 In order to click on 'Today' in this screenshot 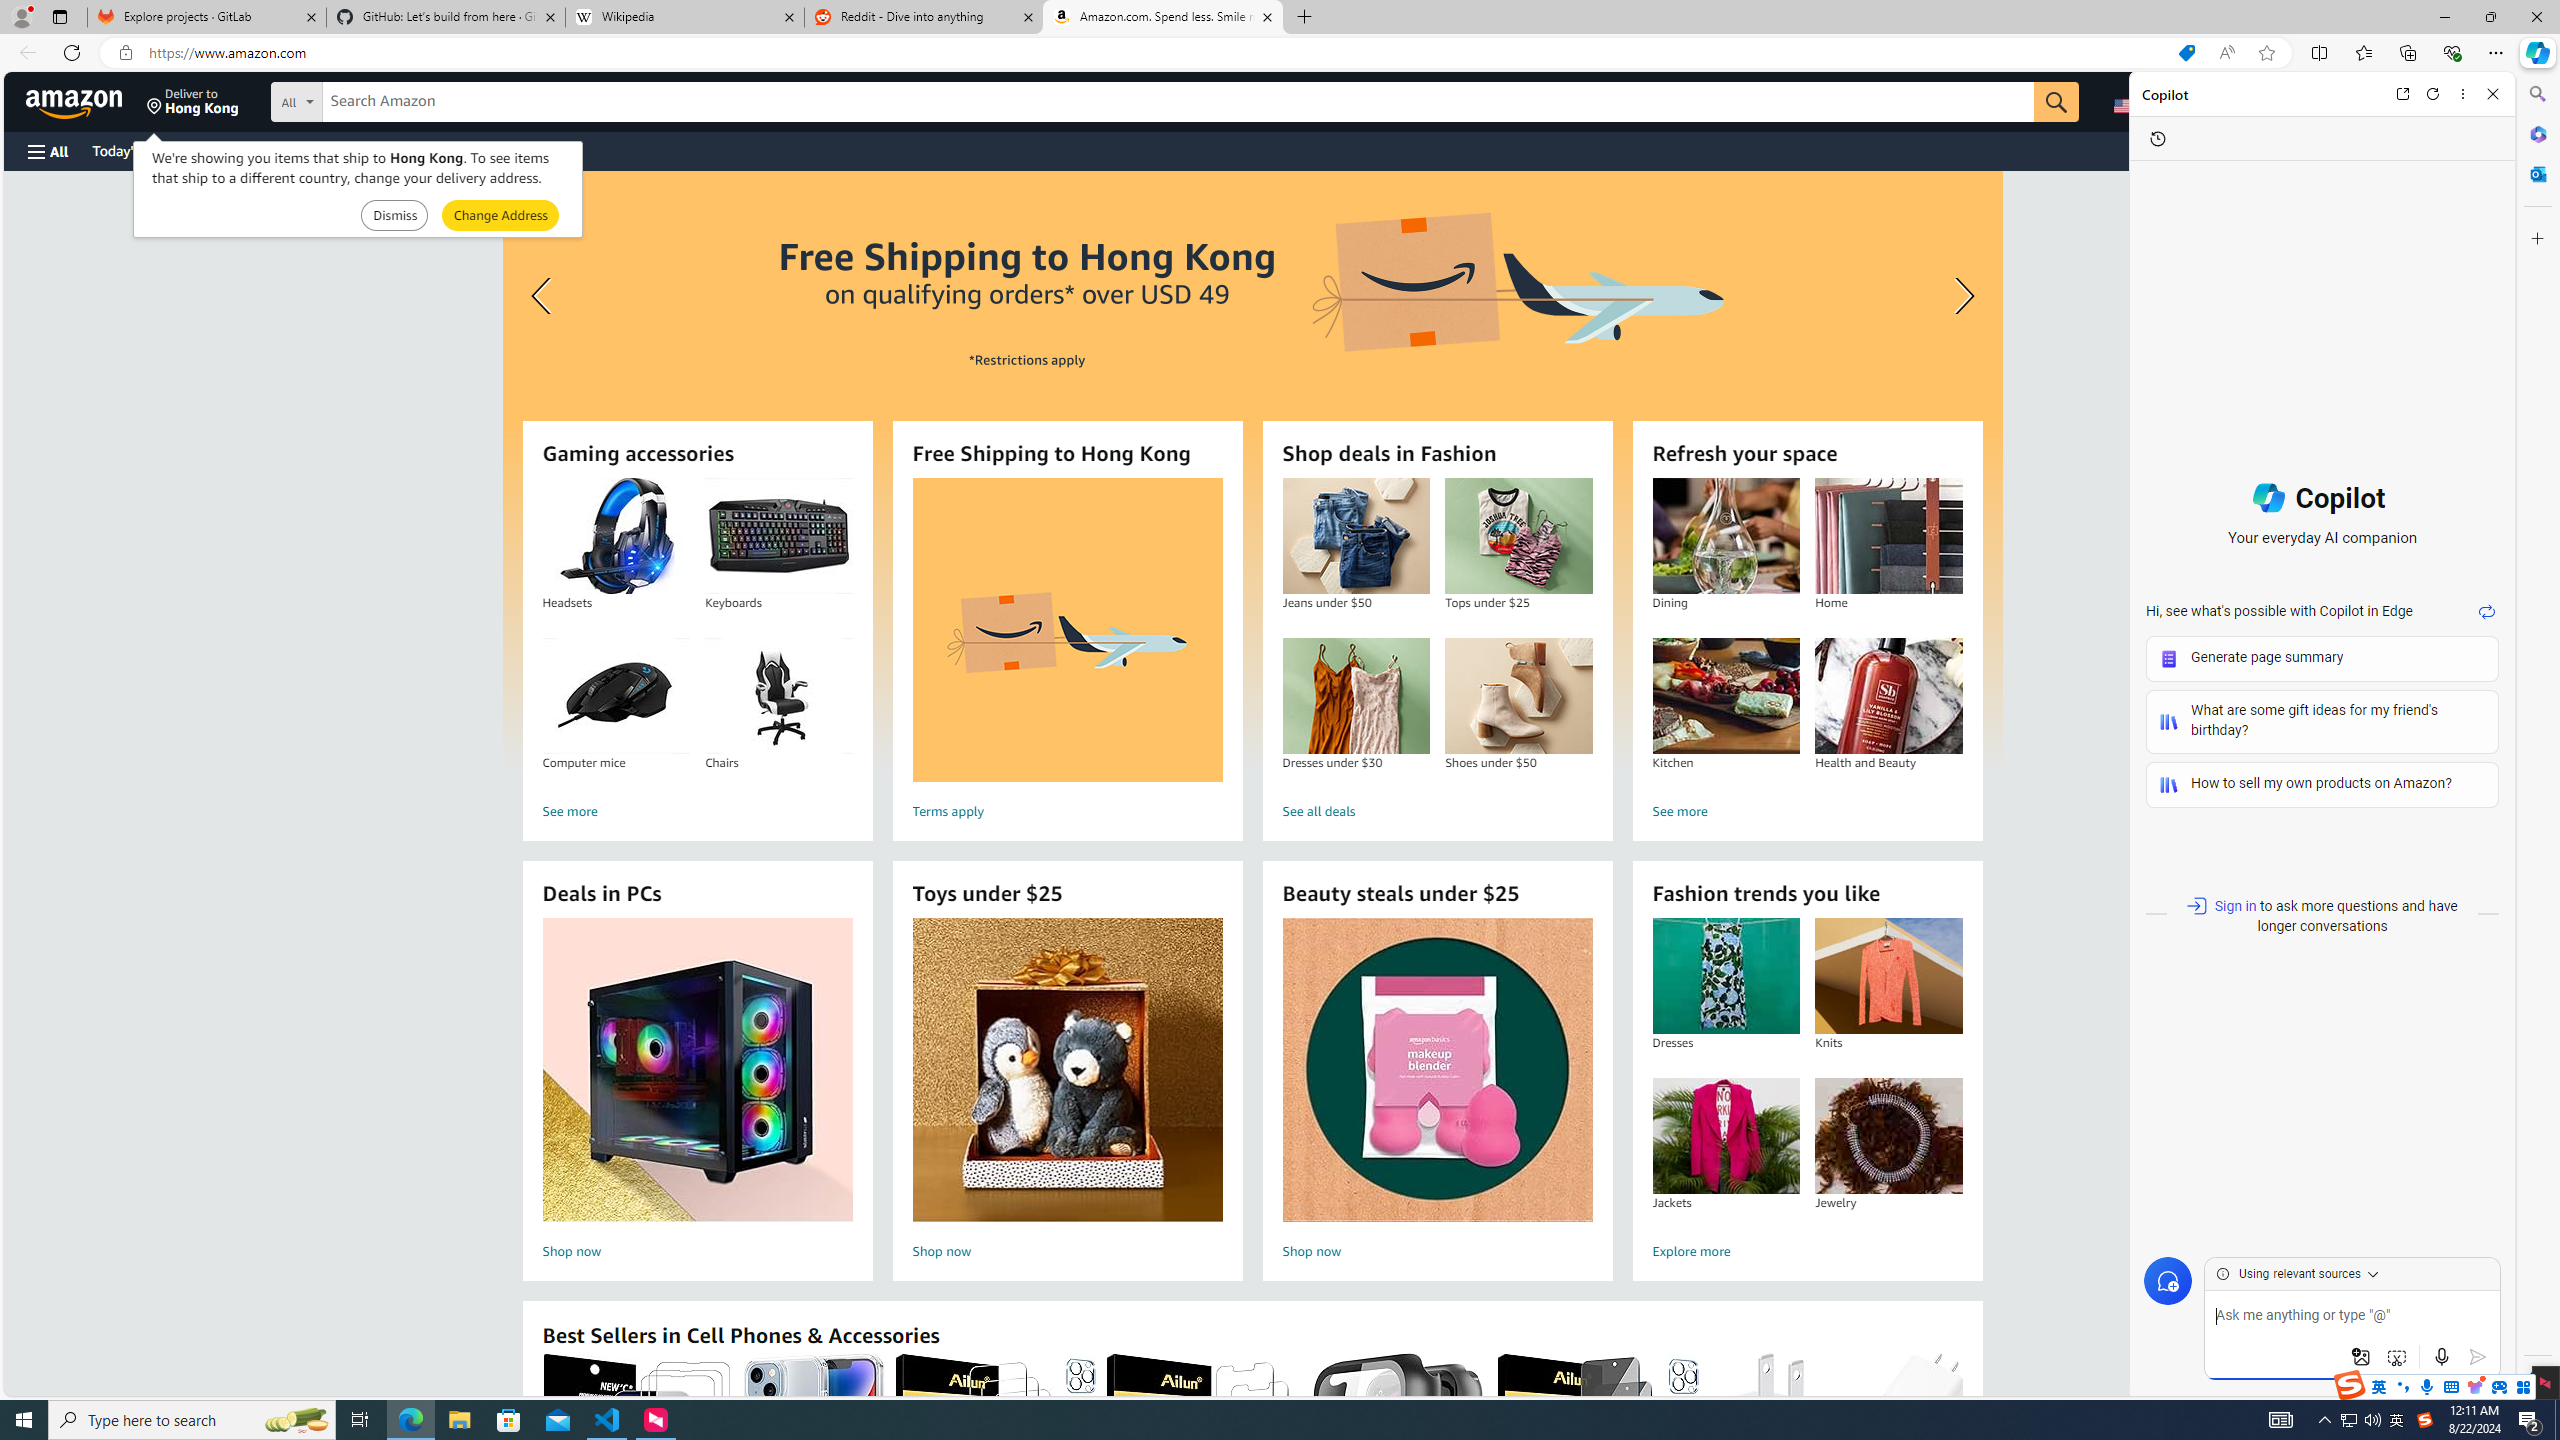, I will do `click(134, 150)`.